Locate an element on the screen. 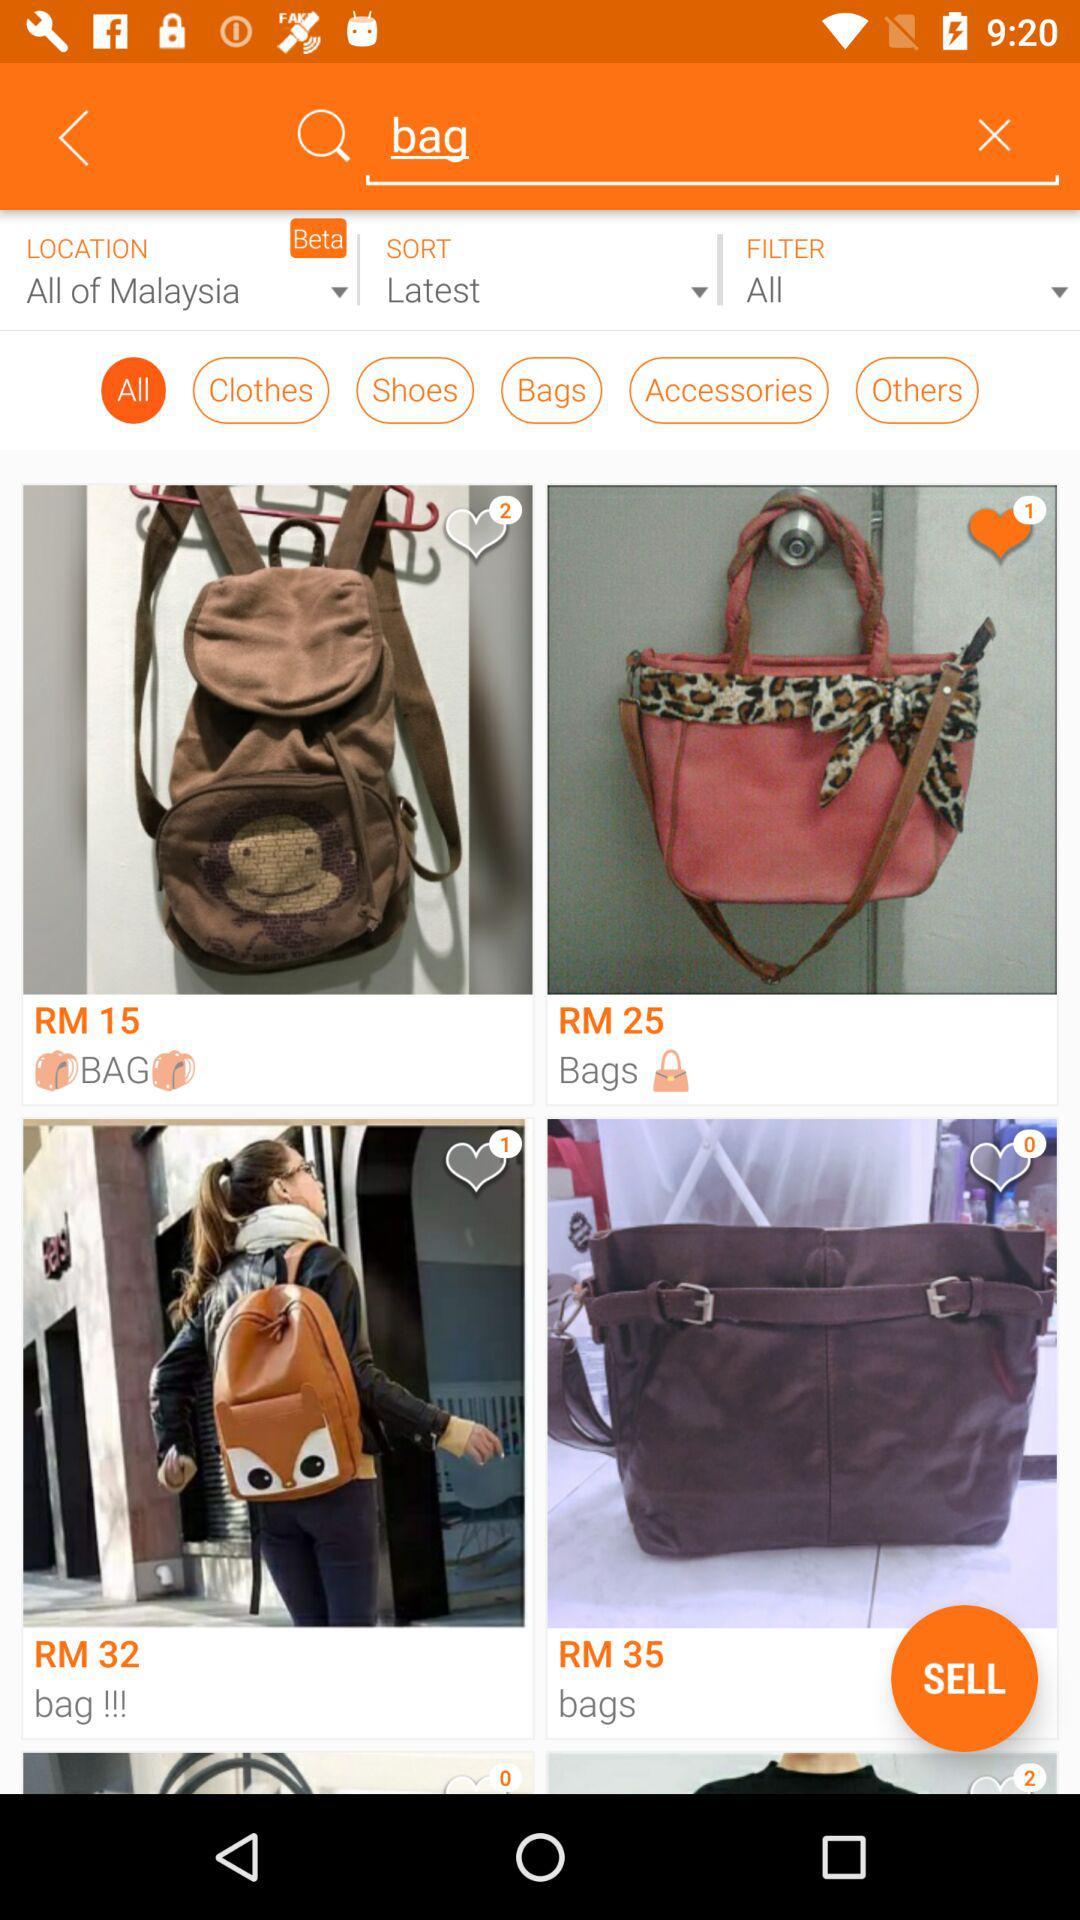 This screenshot has height=1920, width=1080. to favourites is located at coordinates (999, 1171).